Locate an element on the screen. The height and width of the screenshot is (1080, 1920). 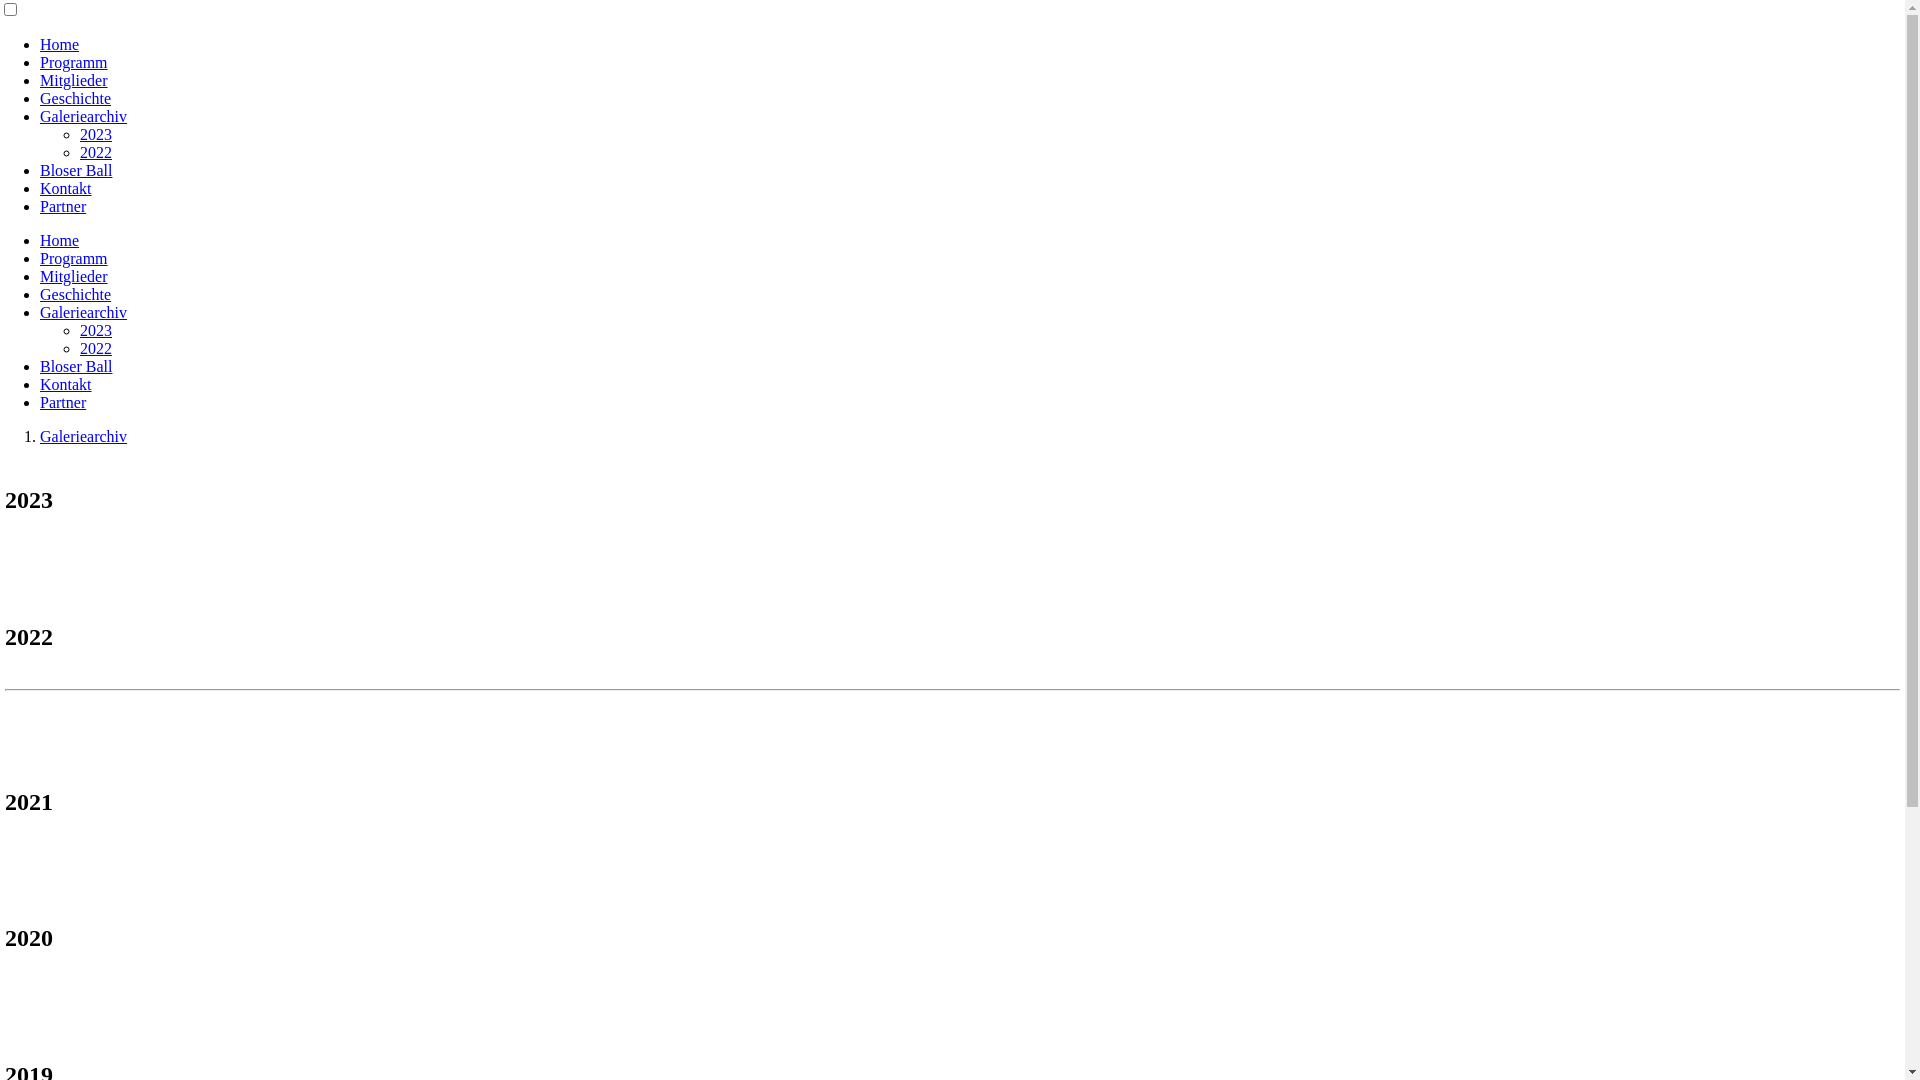
'Mitglieder' is located at coordinates (39, 276).